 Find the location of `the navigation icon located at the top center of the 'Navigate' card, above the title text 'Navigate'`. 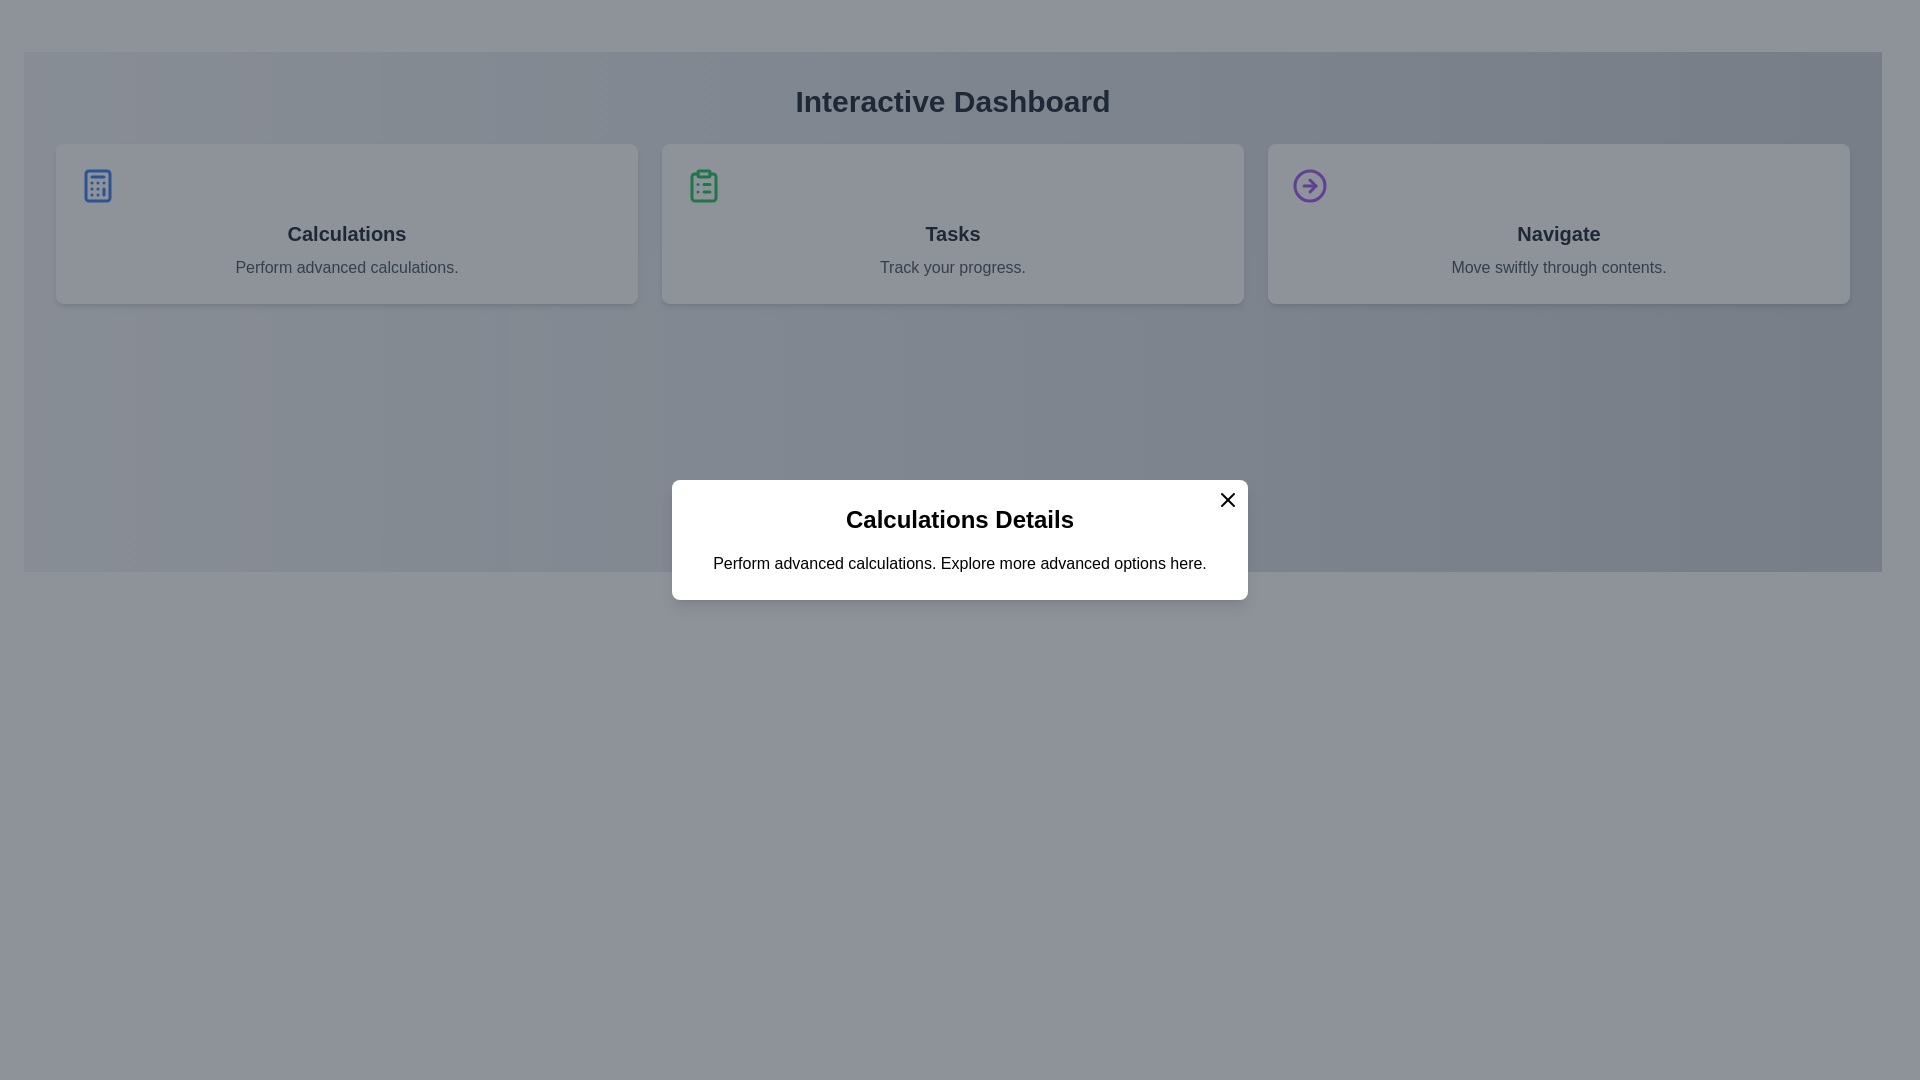

the navigation icon located at the top center of the 'Navigate' card, above the title text 'Navigate' is located at coordinates (1310, 185).